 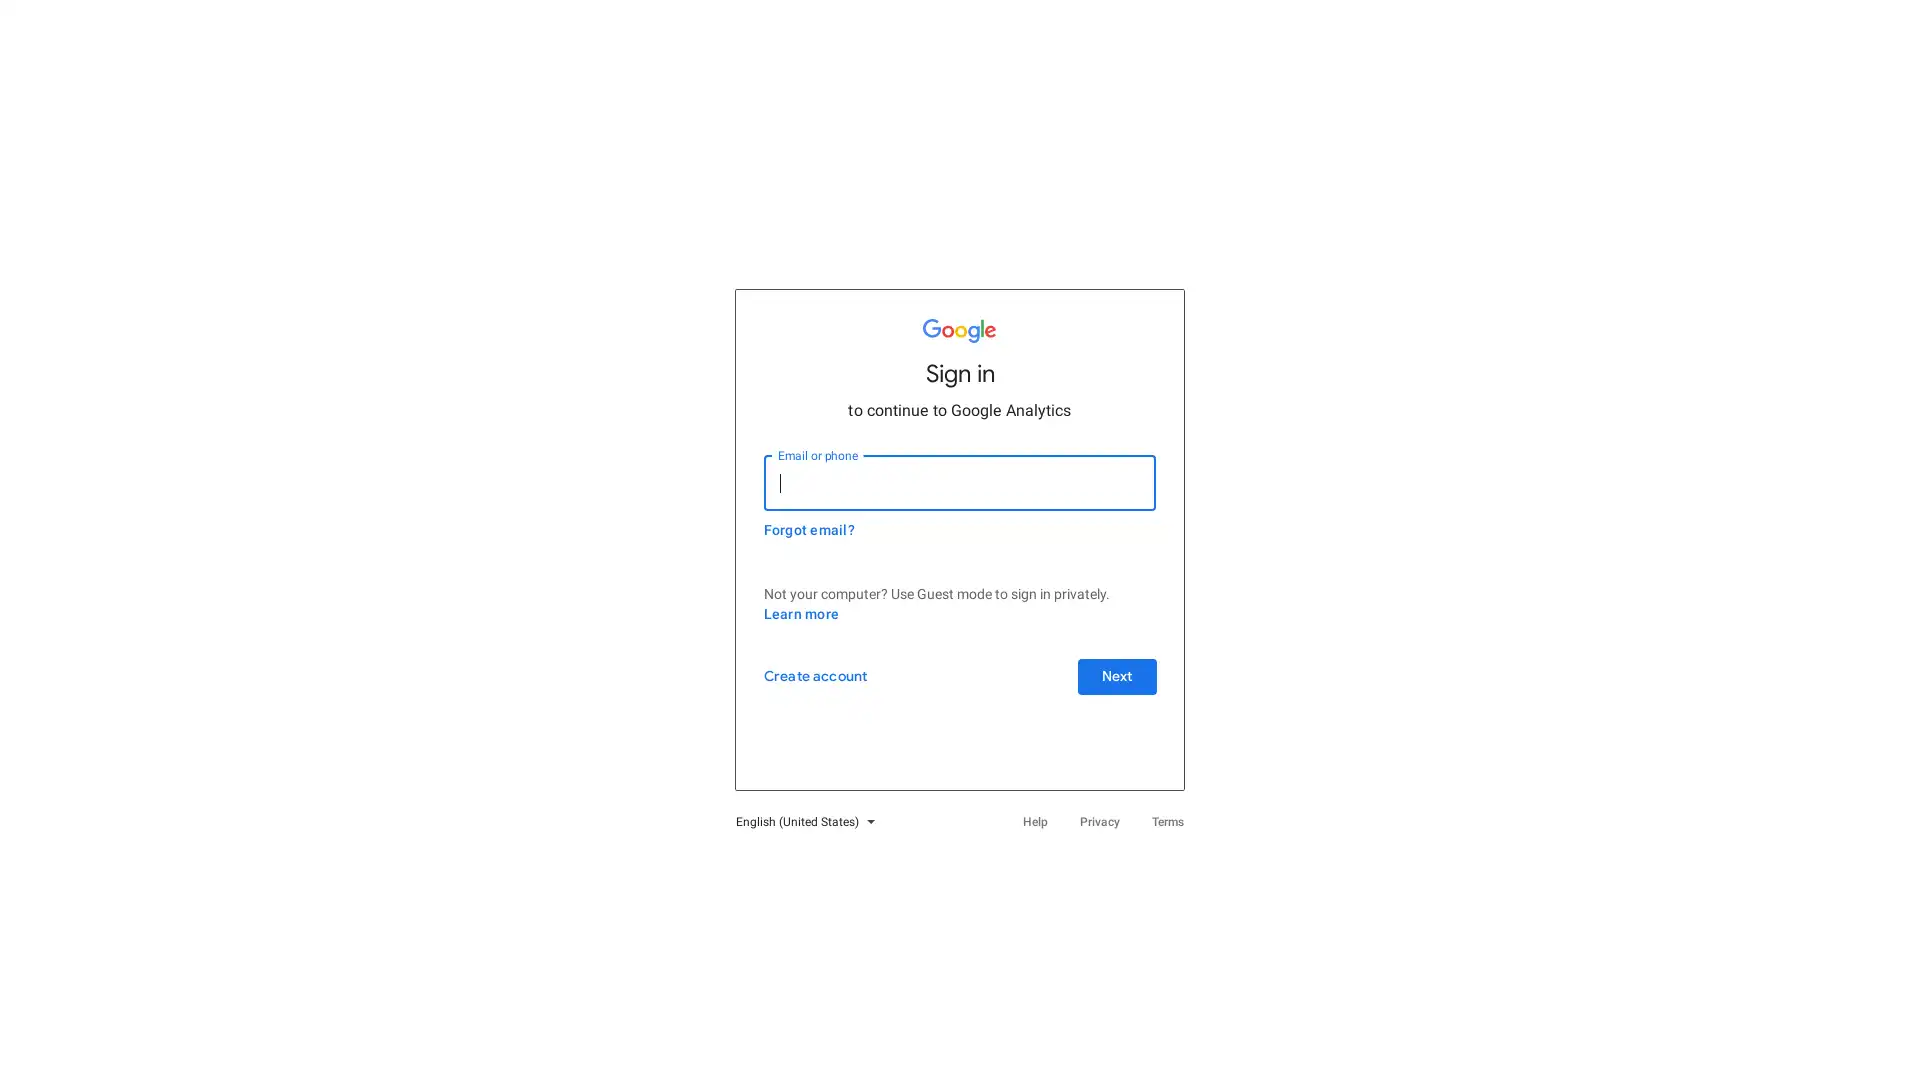 I want to click on Next, so click(x=1103, y=693).